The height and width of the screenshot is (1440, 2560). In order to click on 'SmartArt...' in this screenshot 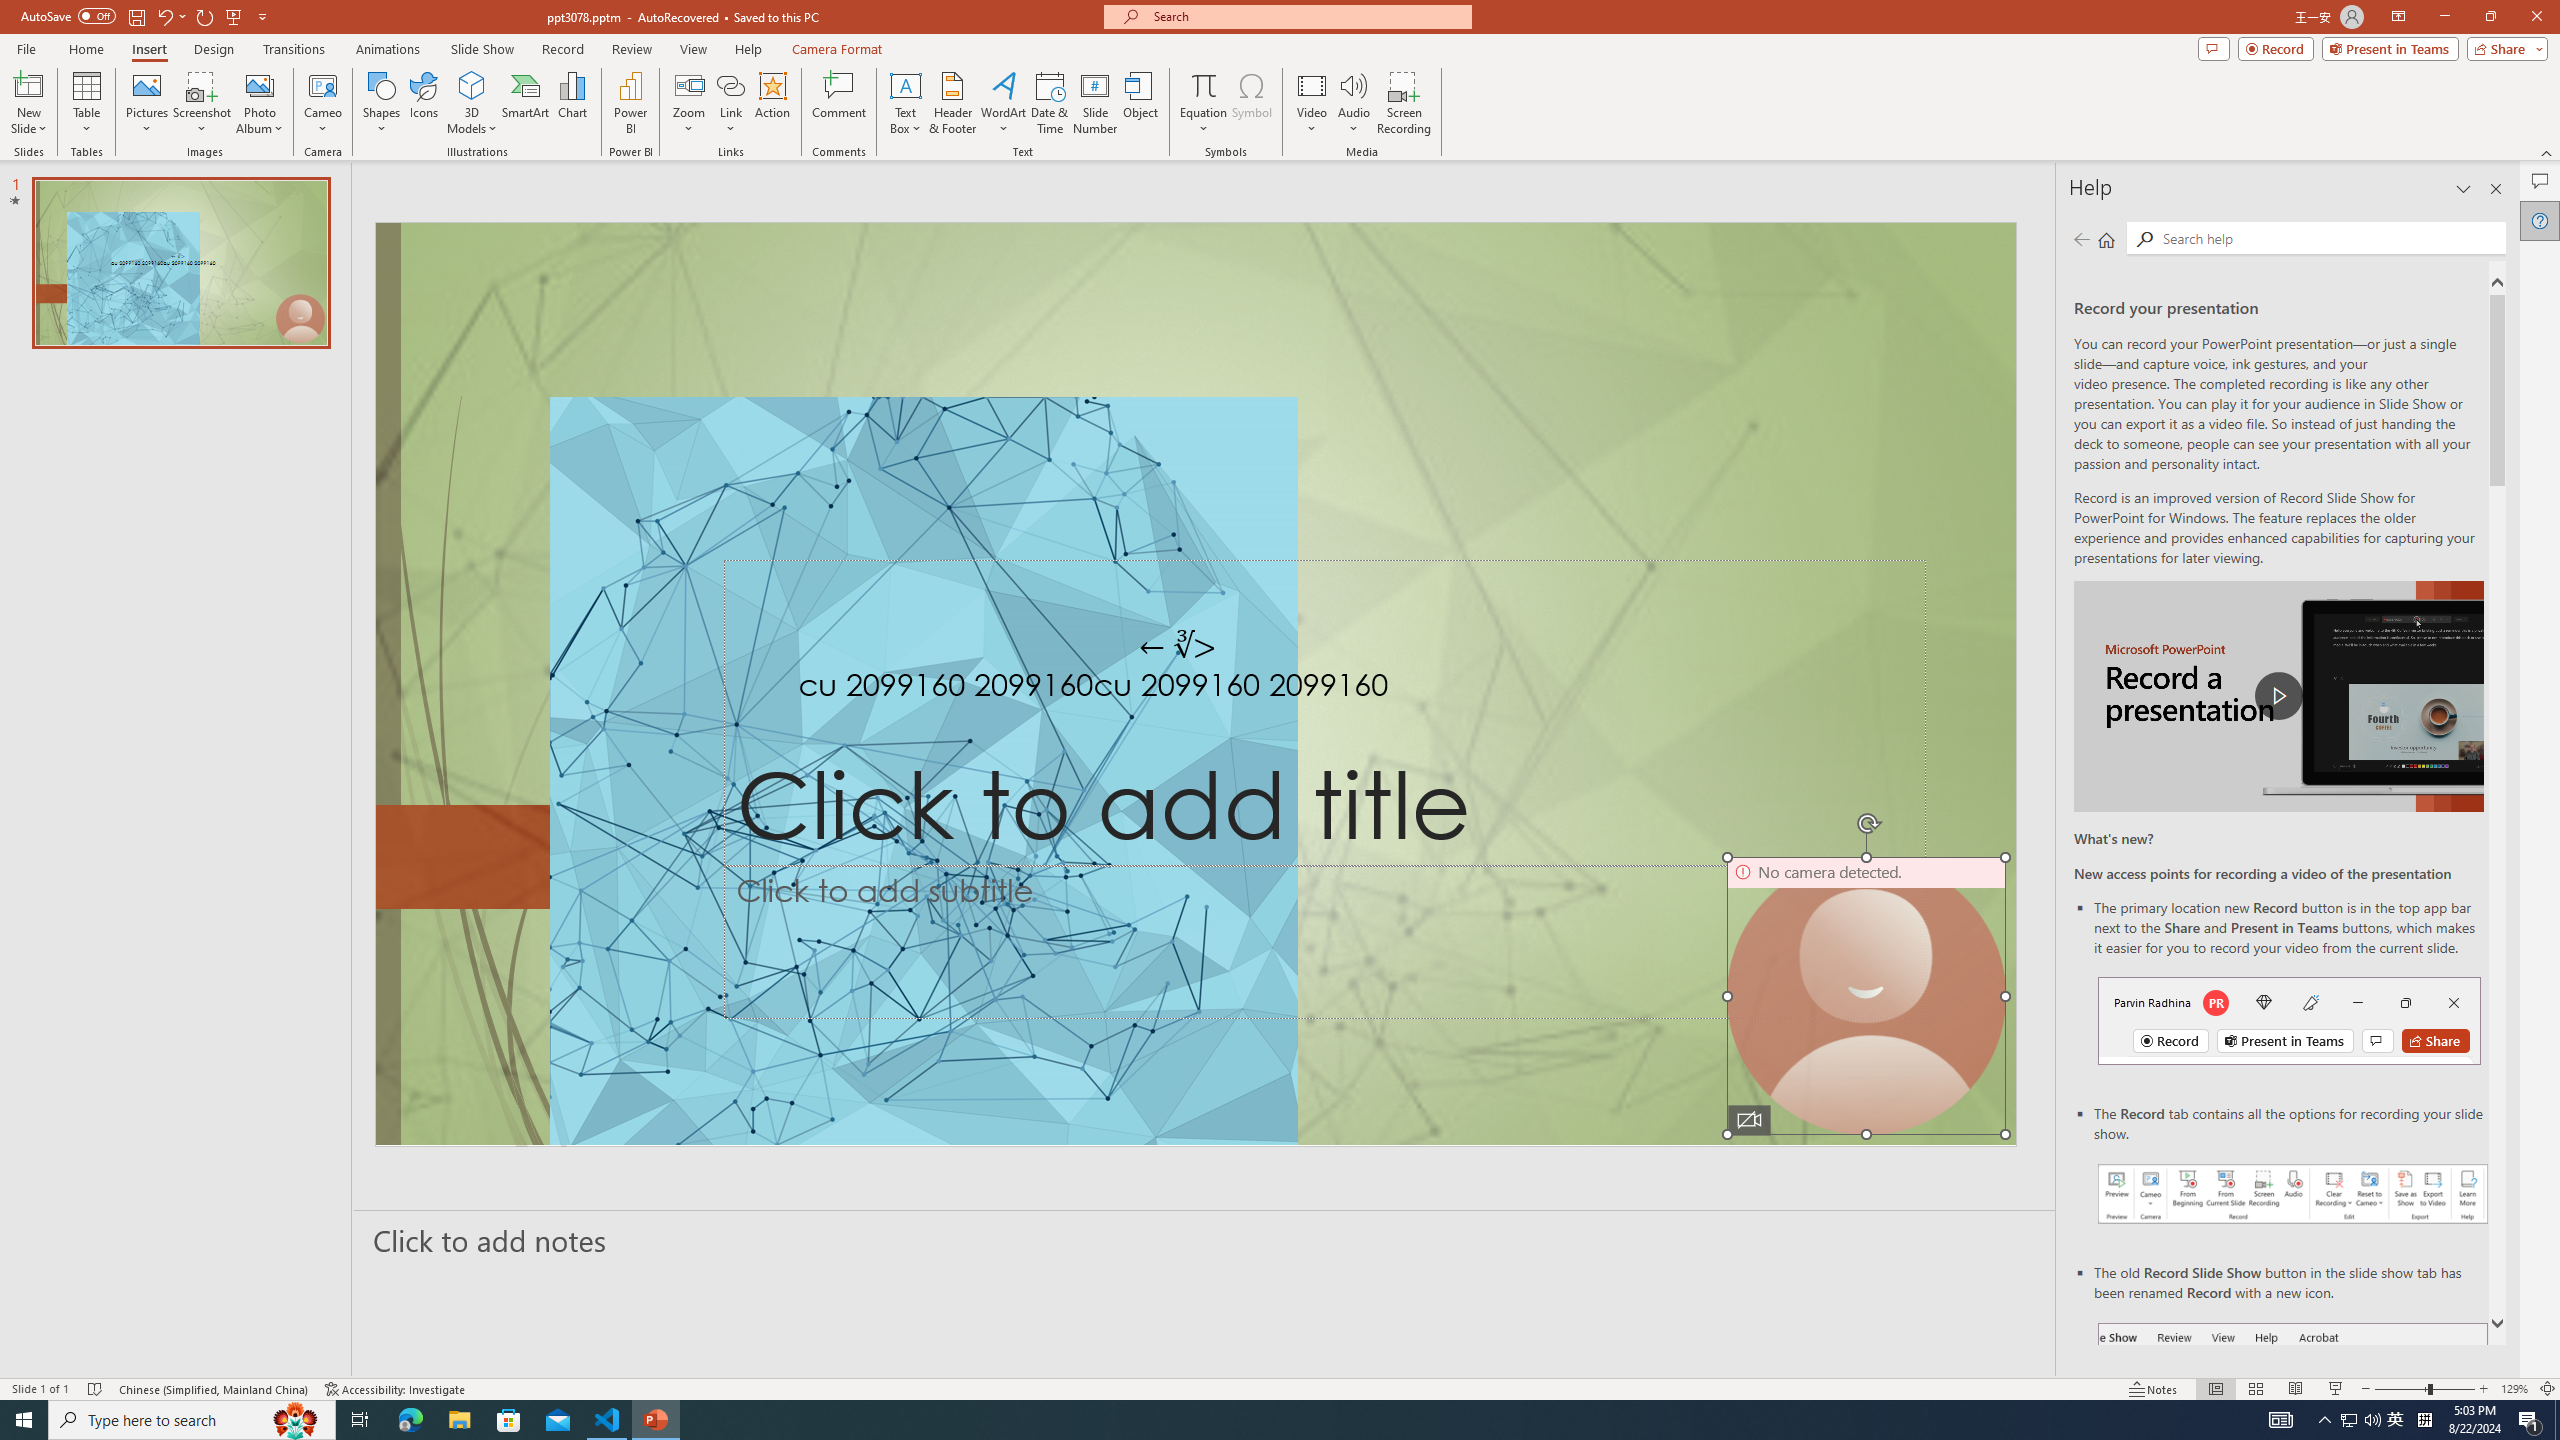, I will do `click(525, 103)`.